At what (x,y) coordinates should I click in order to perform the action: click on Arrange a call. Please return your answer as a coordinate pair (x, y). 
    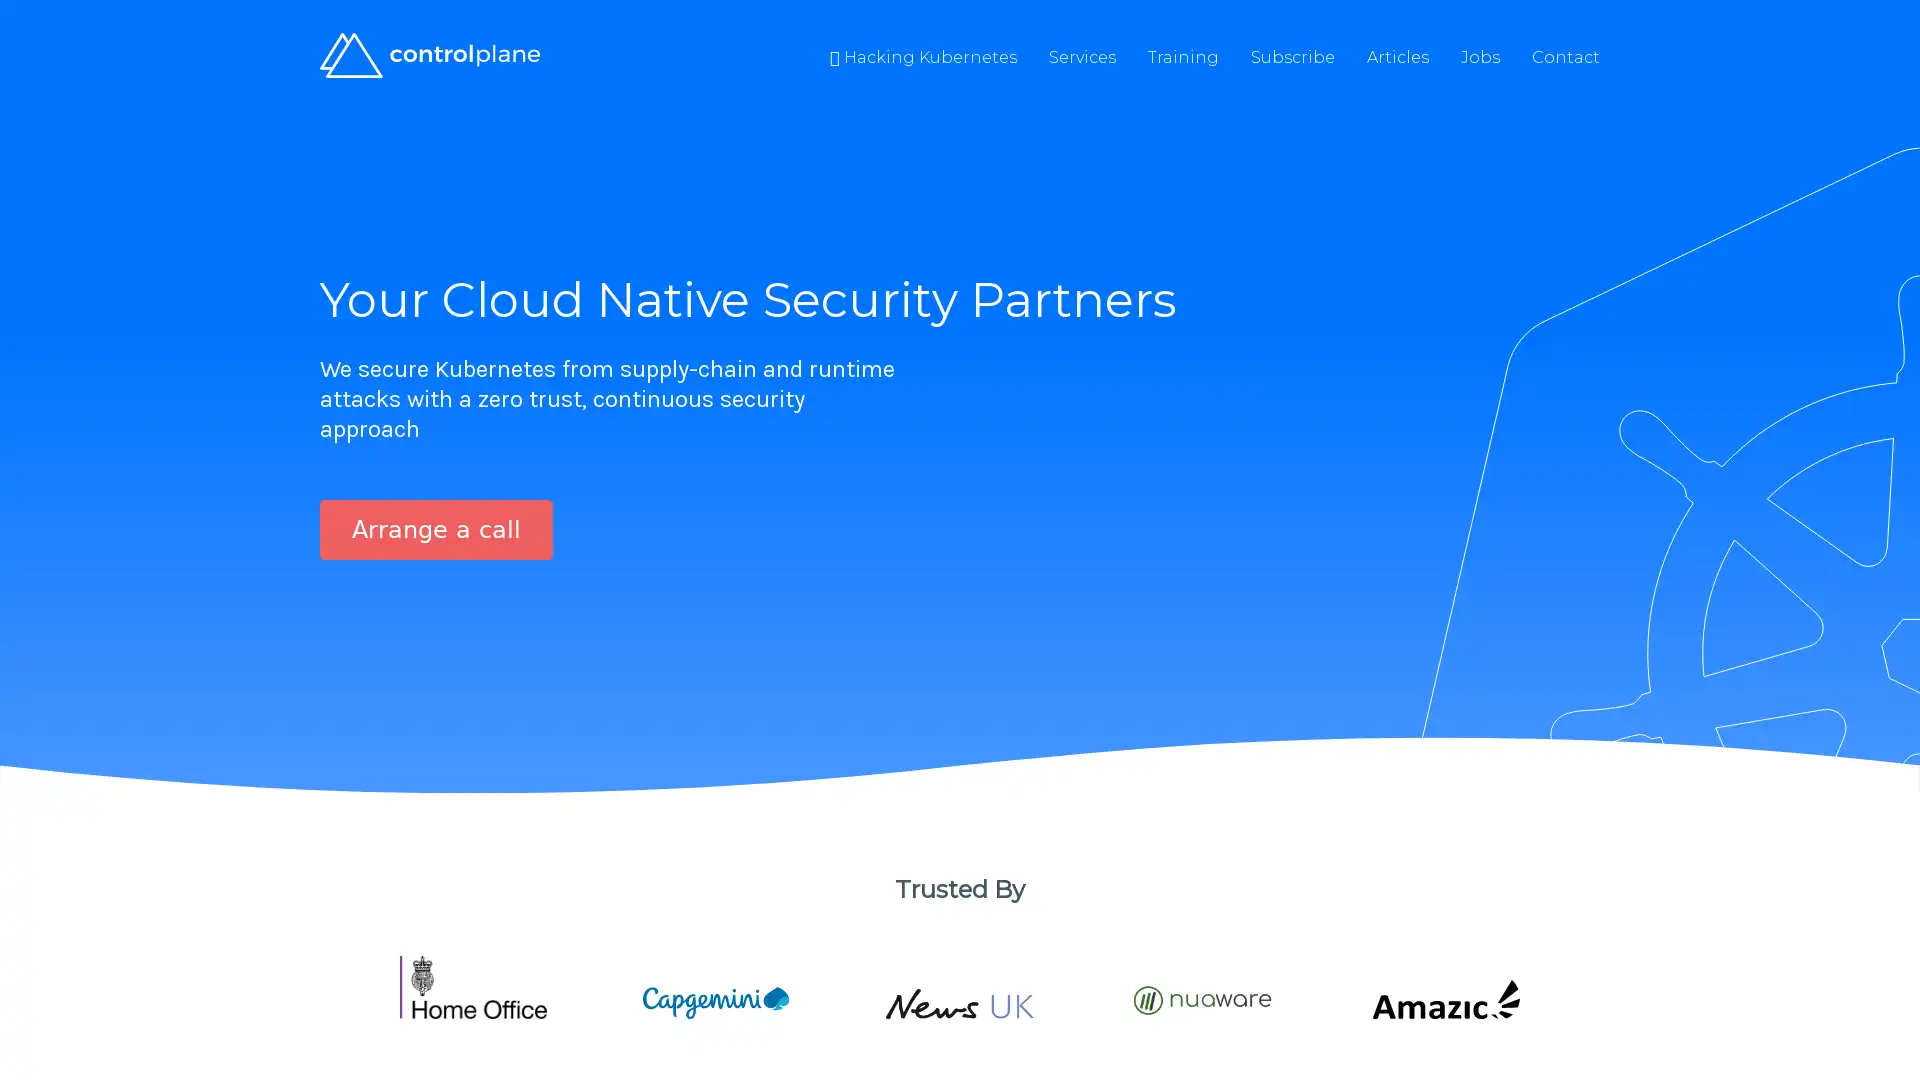
    Looking at the image, I should click on (435, 528).